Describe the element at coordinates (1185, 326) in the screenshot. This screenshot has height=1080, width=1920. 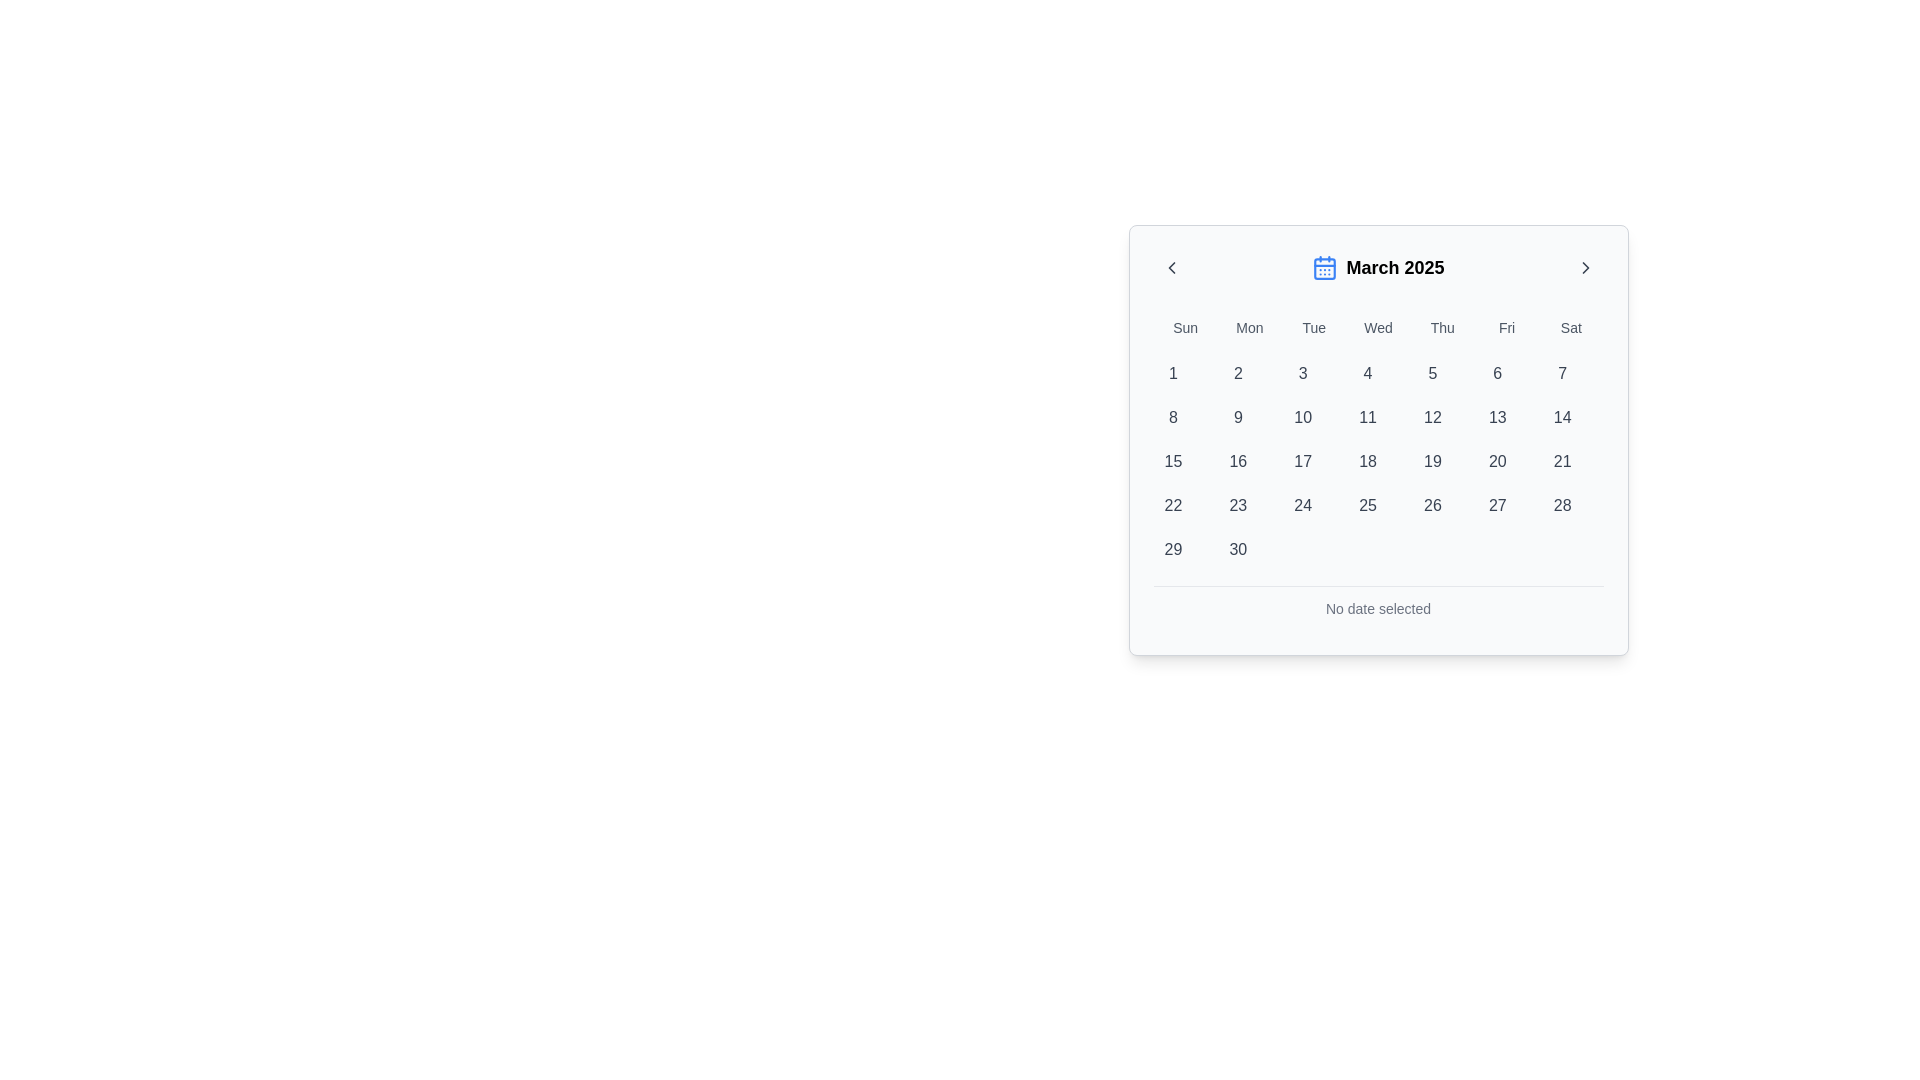
I see `label indicating the abbreviation for Sunday, which is located in the top-left corner of the grid section of the calendar widget` at that location.